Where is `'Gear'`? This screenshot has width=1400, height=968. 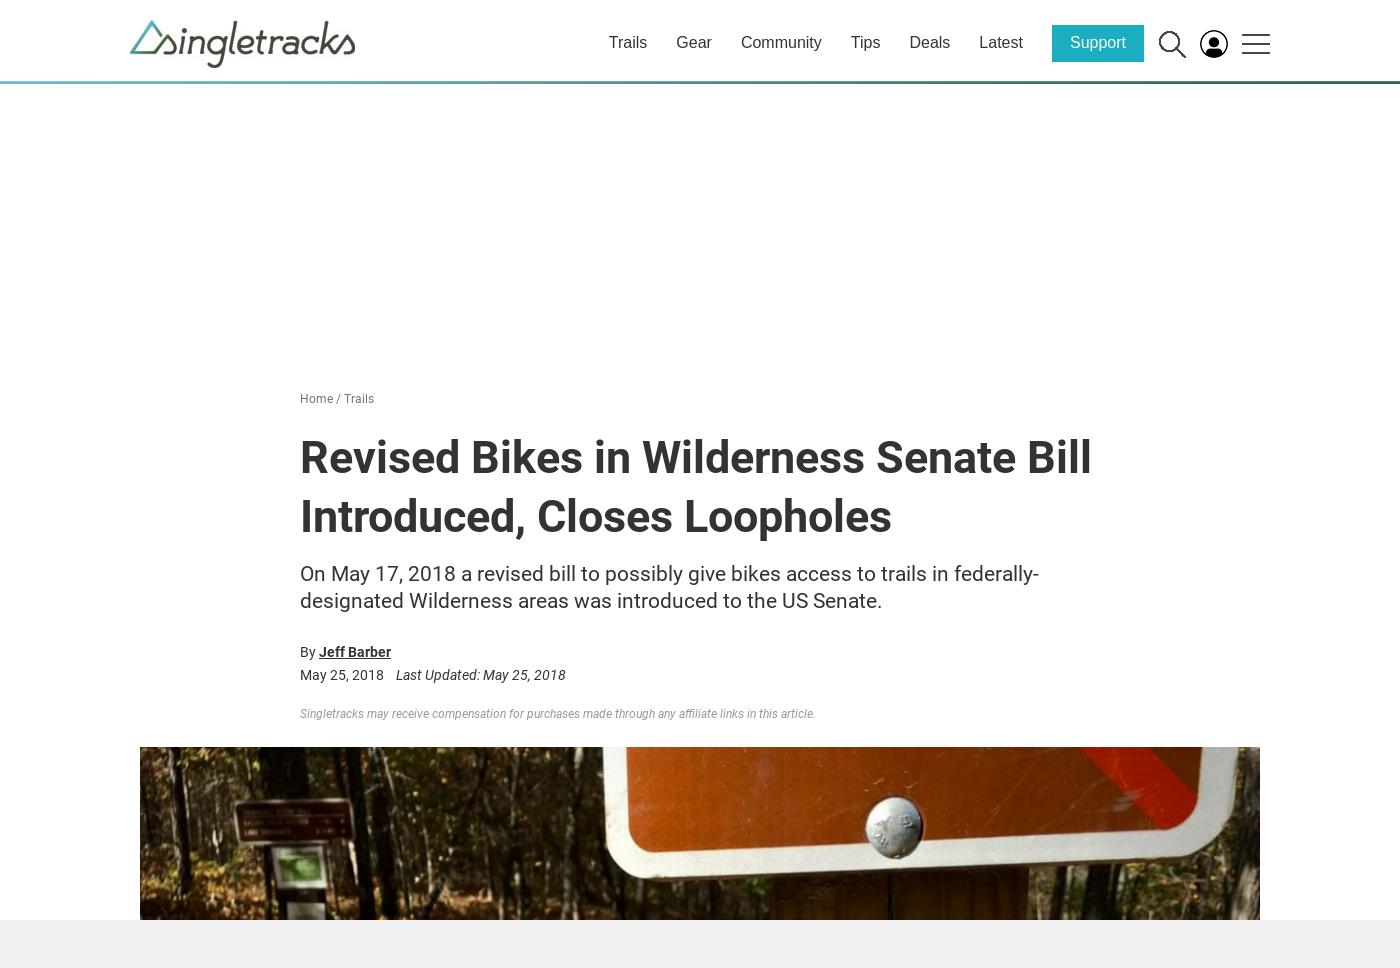 'Gear' is located at coordinates (676, 41).